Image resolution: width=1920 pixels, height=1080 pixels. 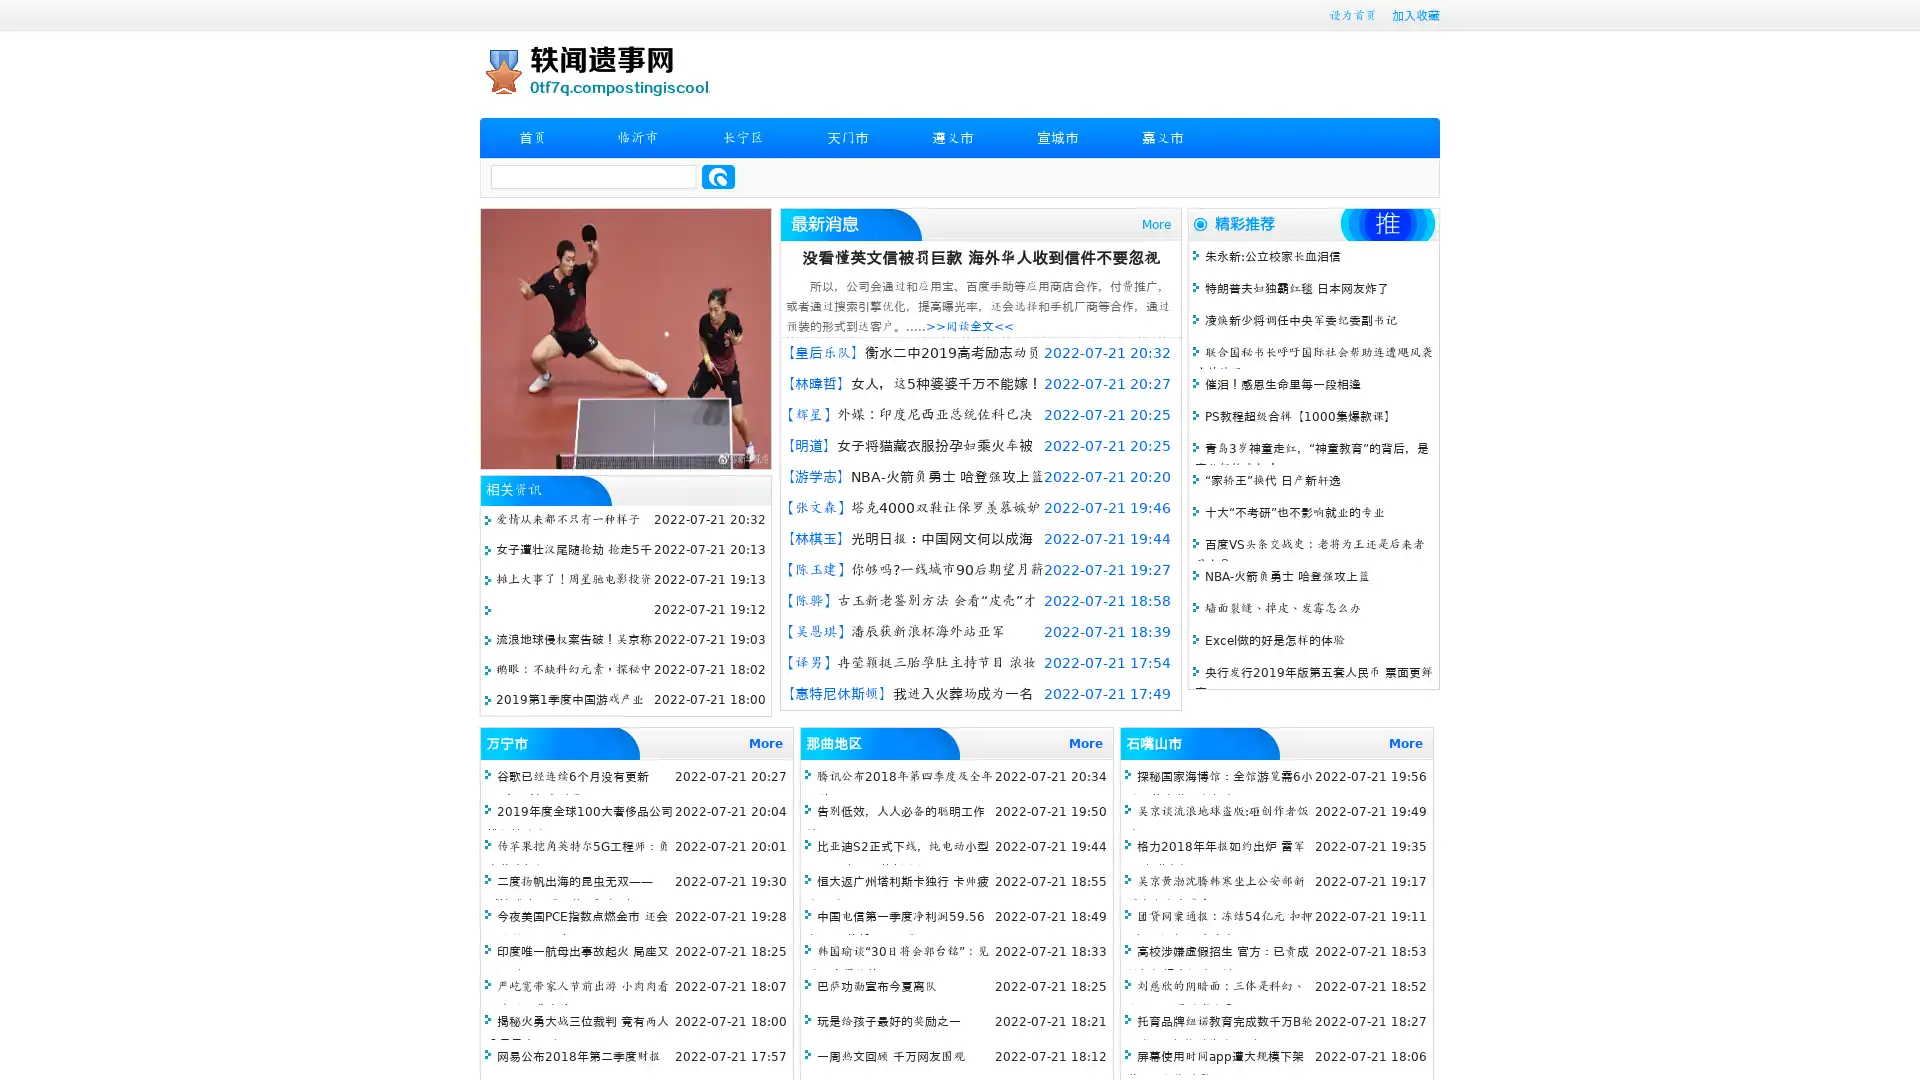 I want to click on Search, so click(x=718, y=176).